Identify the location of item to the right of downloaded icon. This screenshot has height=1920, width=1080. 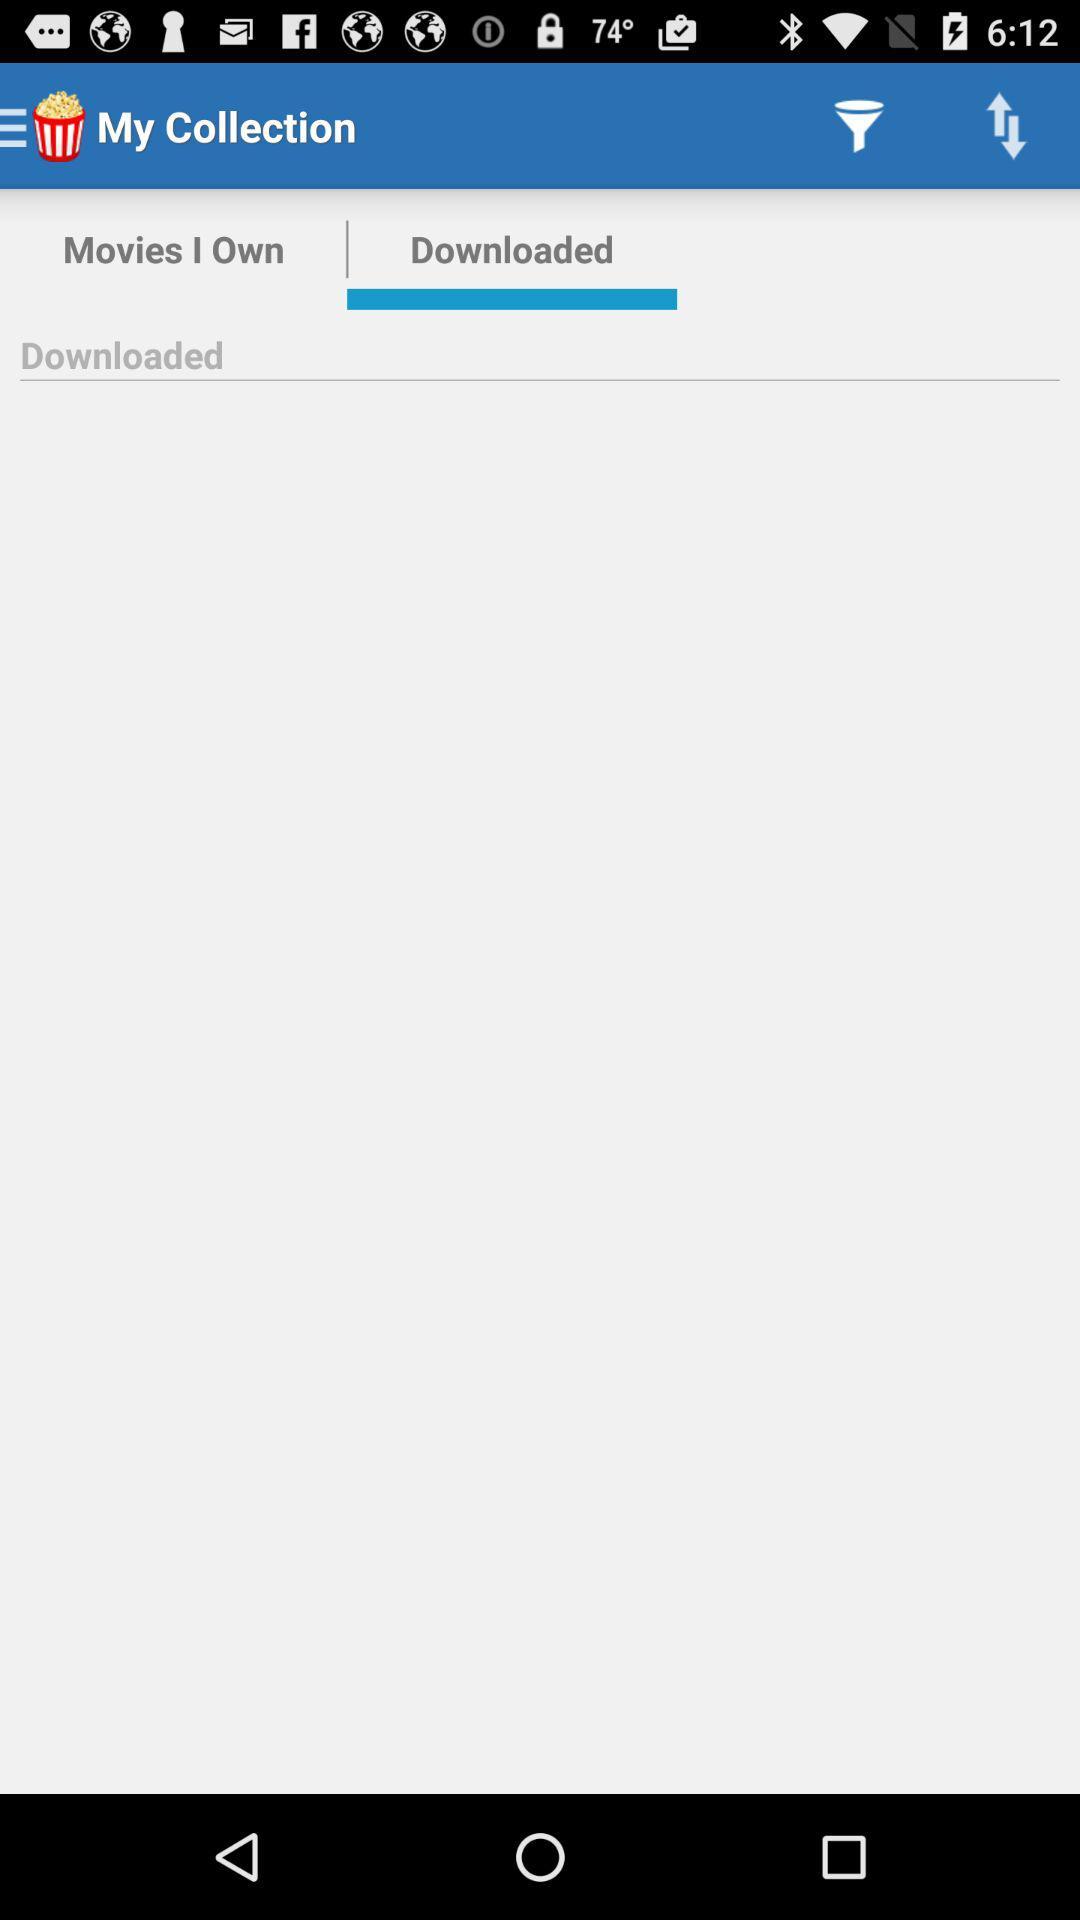
(858, 124).